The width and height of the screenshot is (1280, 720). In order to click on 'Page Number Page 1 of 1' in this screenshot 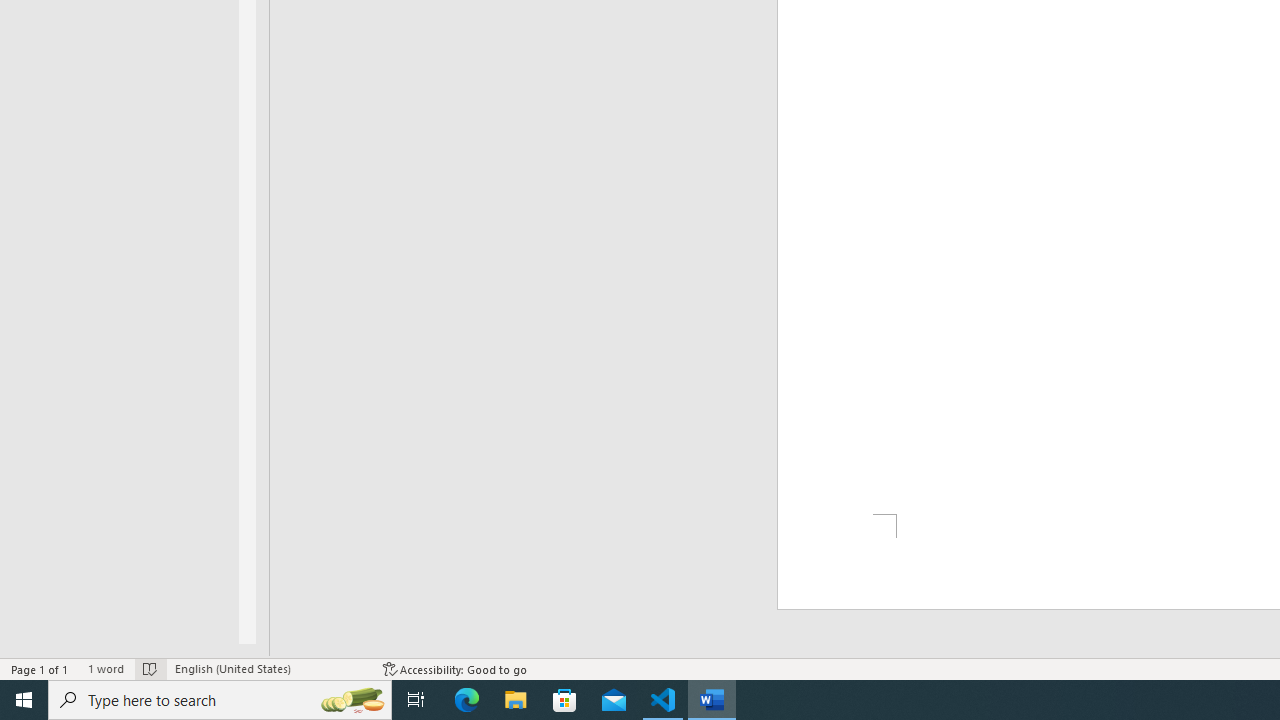, I will do `click(40, 669)`.